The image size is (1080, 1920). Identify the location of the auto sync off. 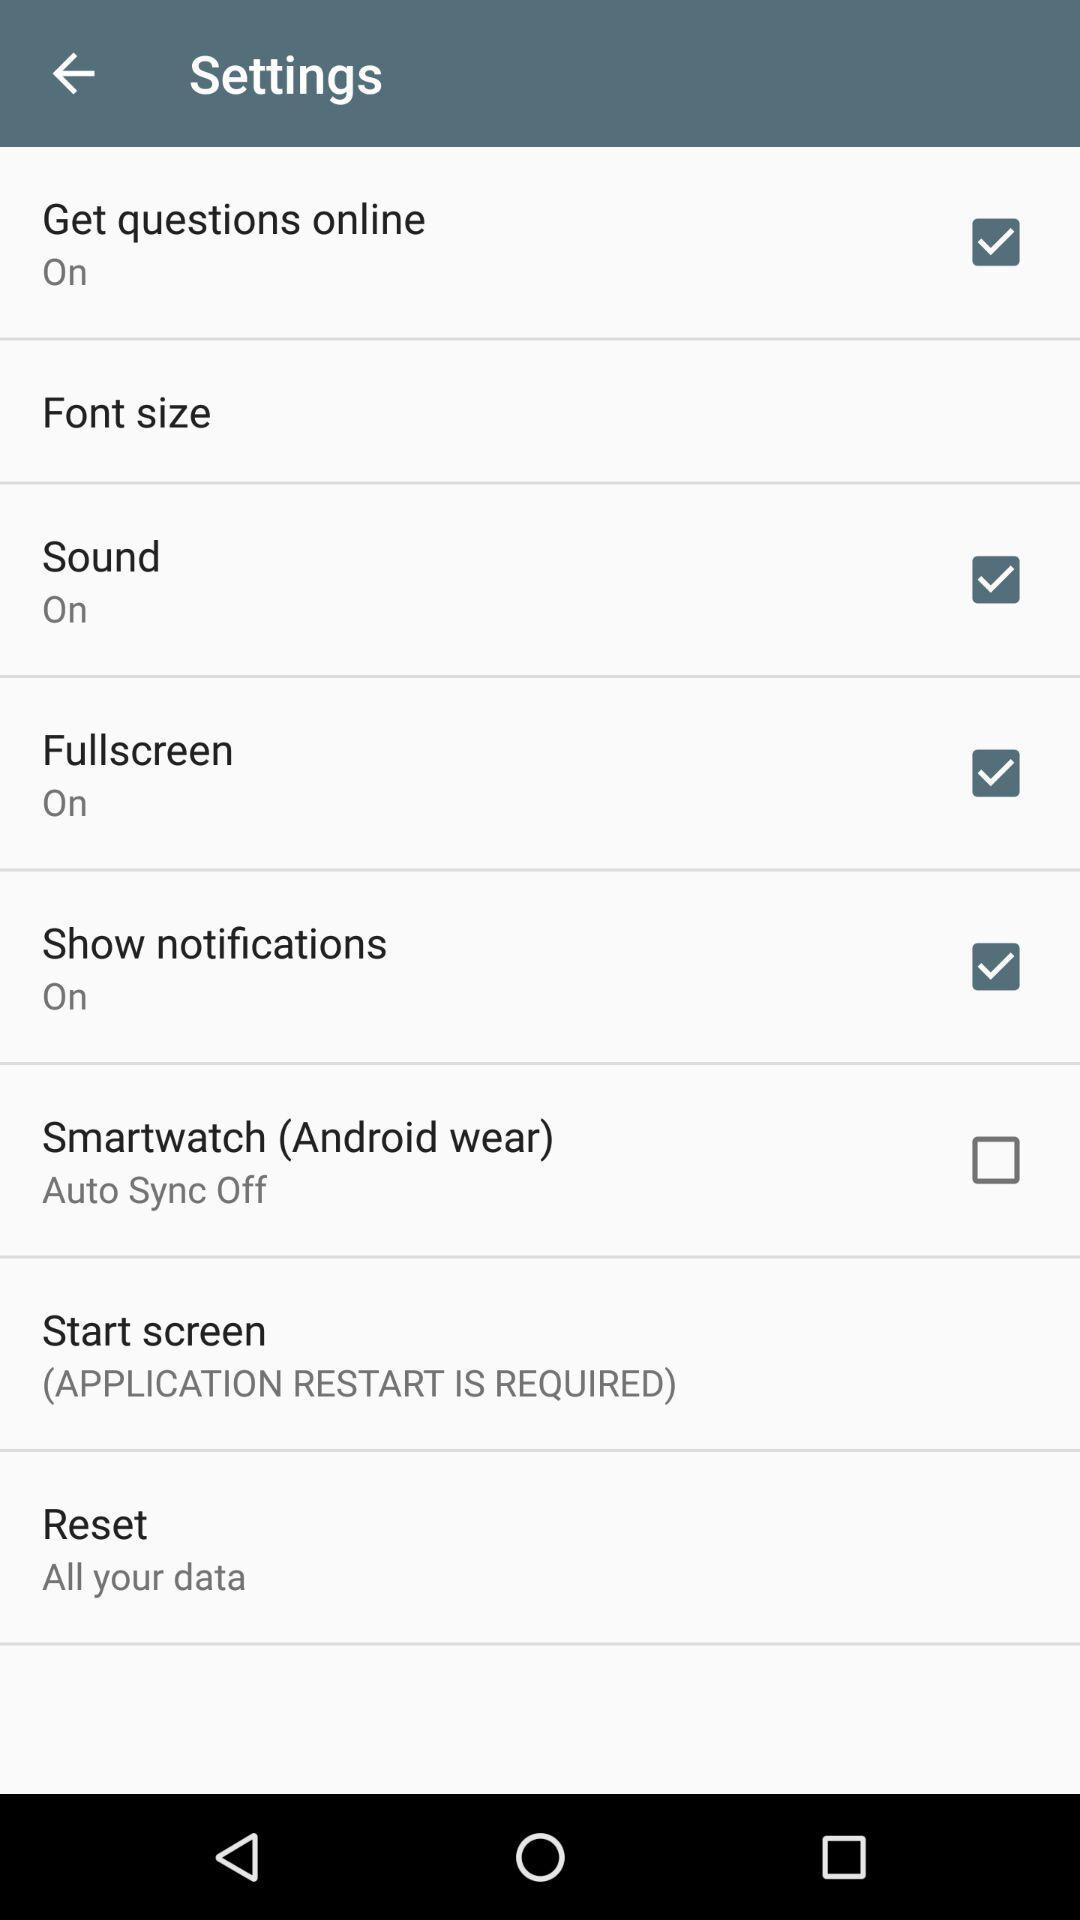
(153, 1188).